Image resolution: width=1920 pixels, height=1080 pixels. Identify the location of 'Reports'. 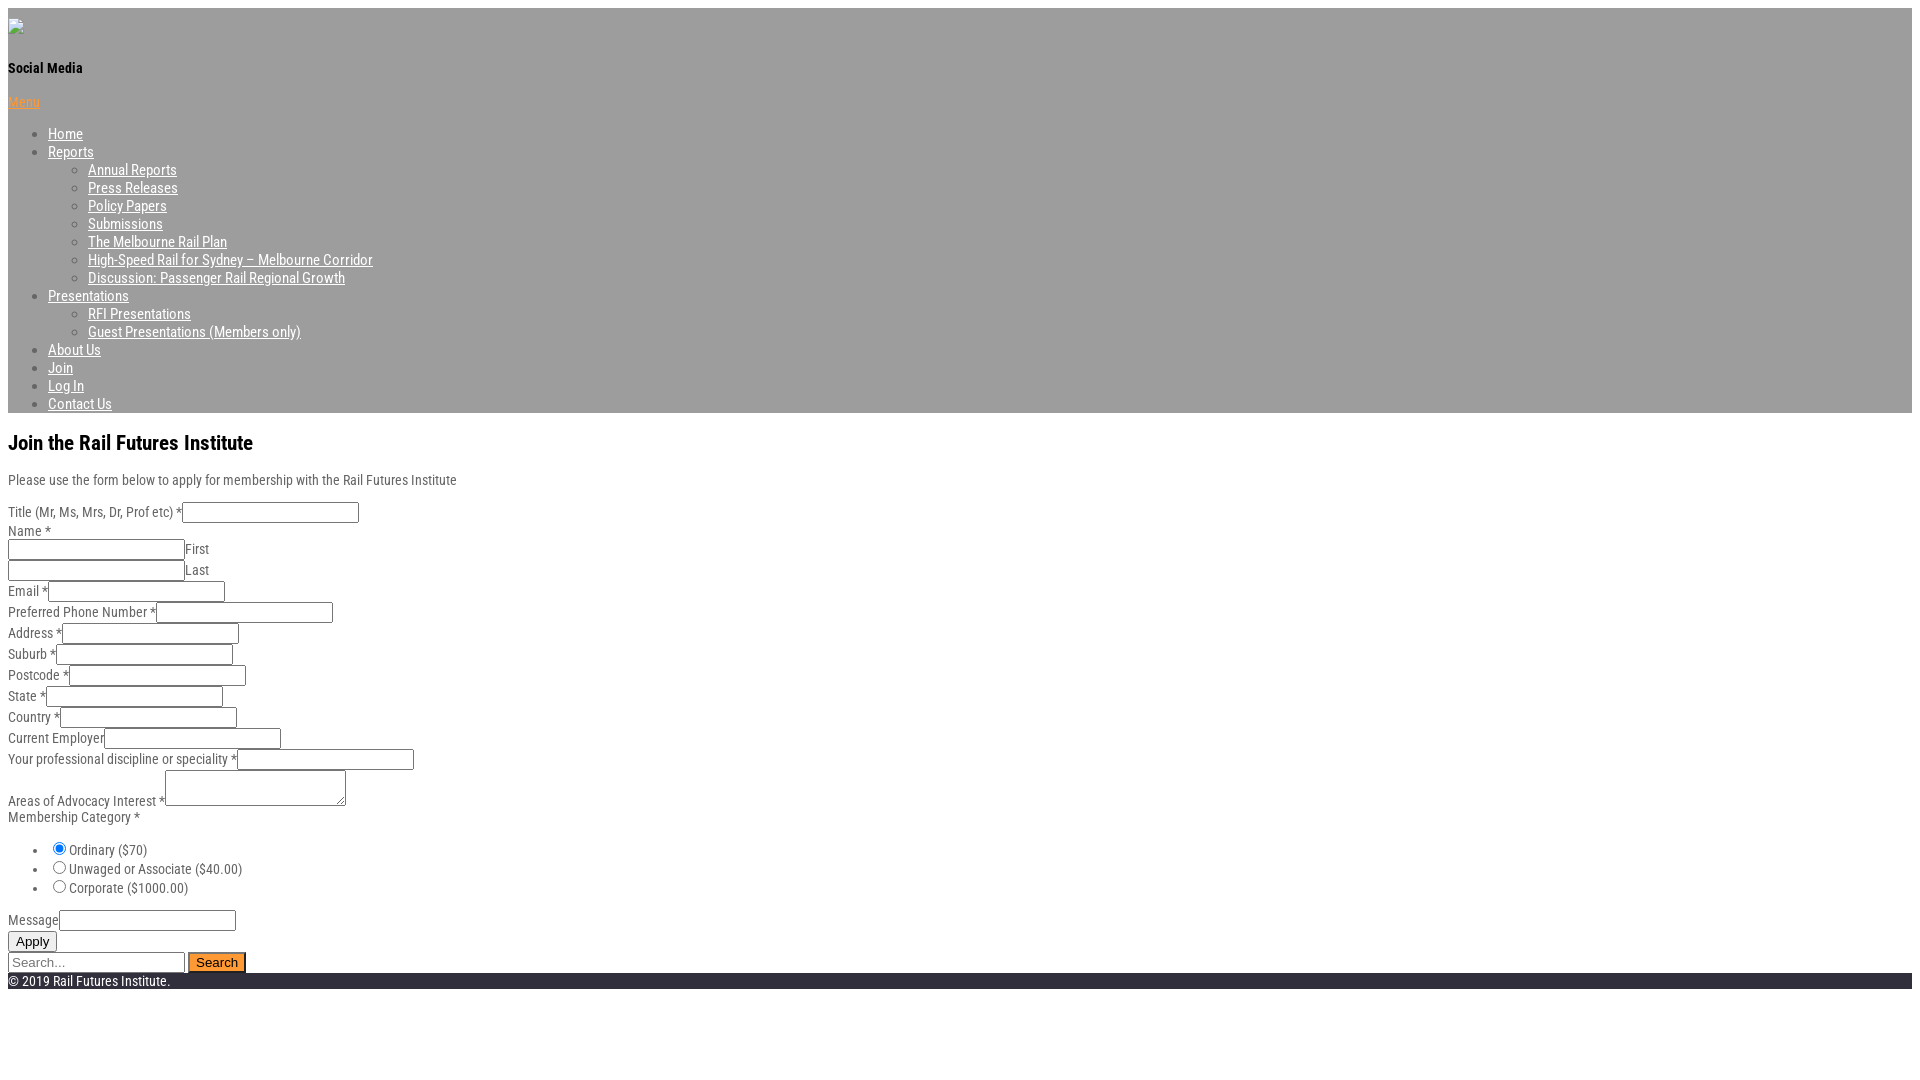
(71, 150).